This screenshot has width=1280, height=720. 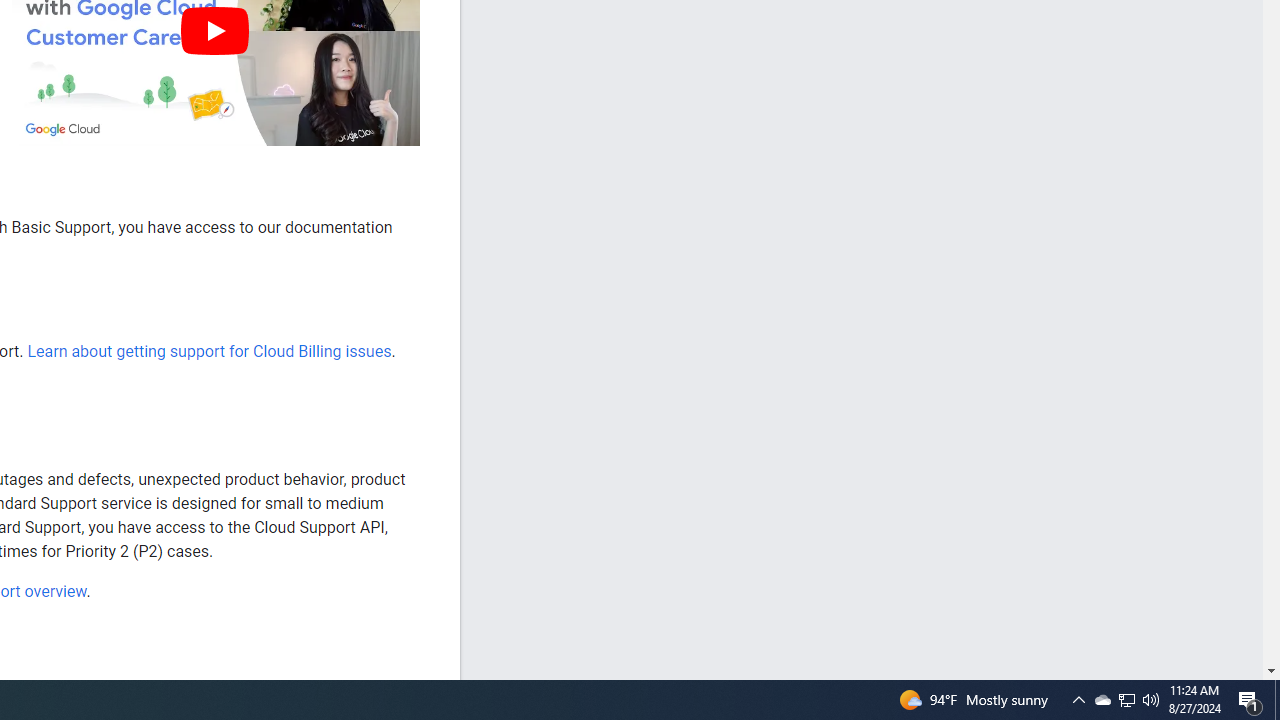 What do you see at coordinates (215, 30) in the screenshot?
I see `'Play'` at bounding box center [215, 30].